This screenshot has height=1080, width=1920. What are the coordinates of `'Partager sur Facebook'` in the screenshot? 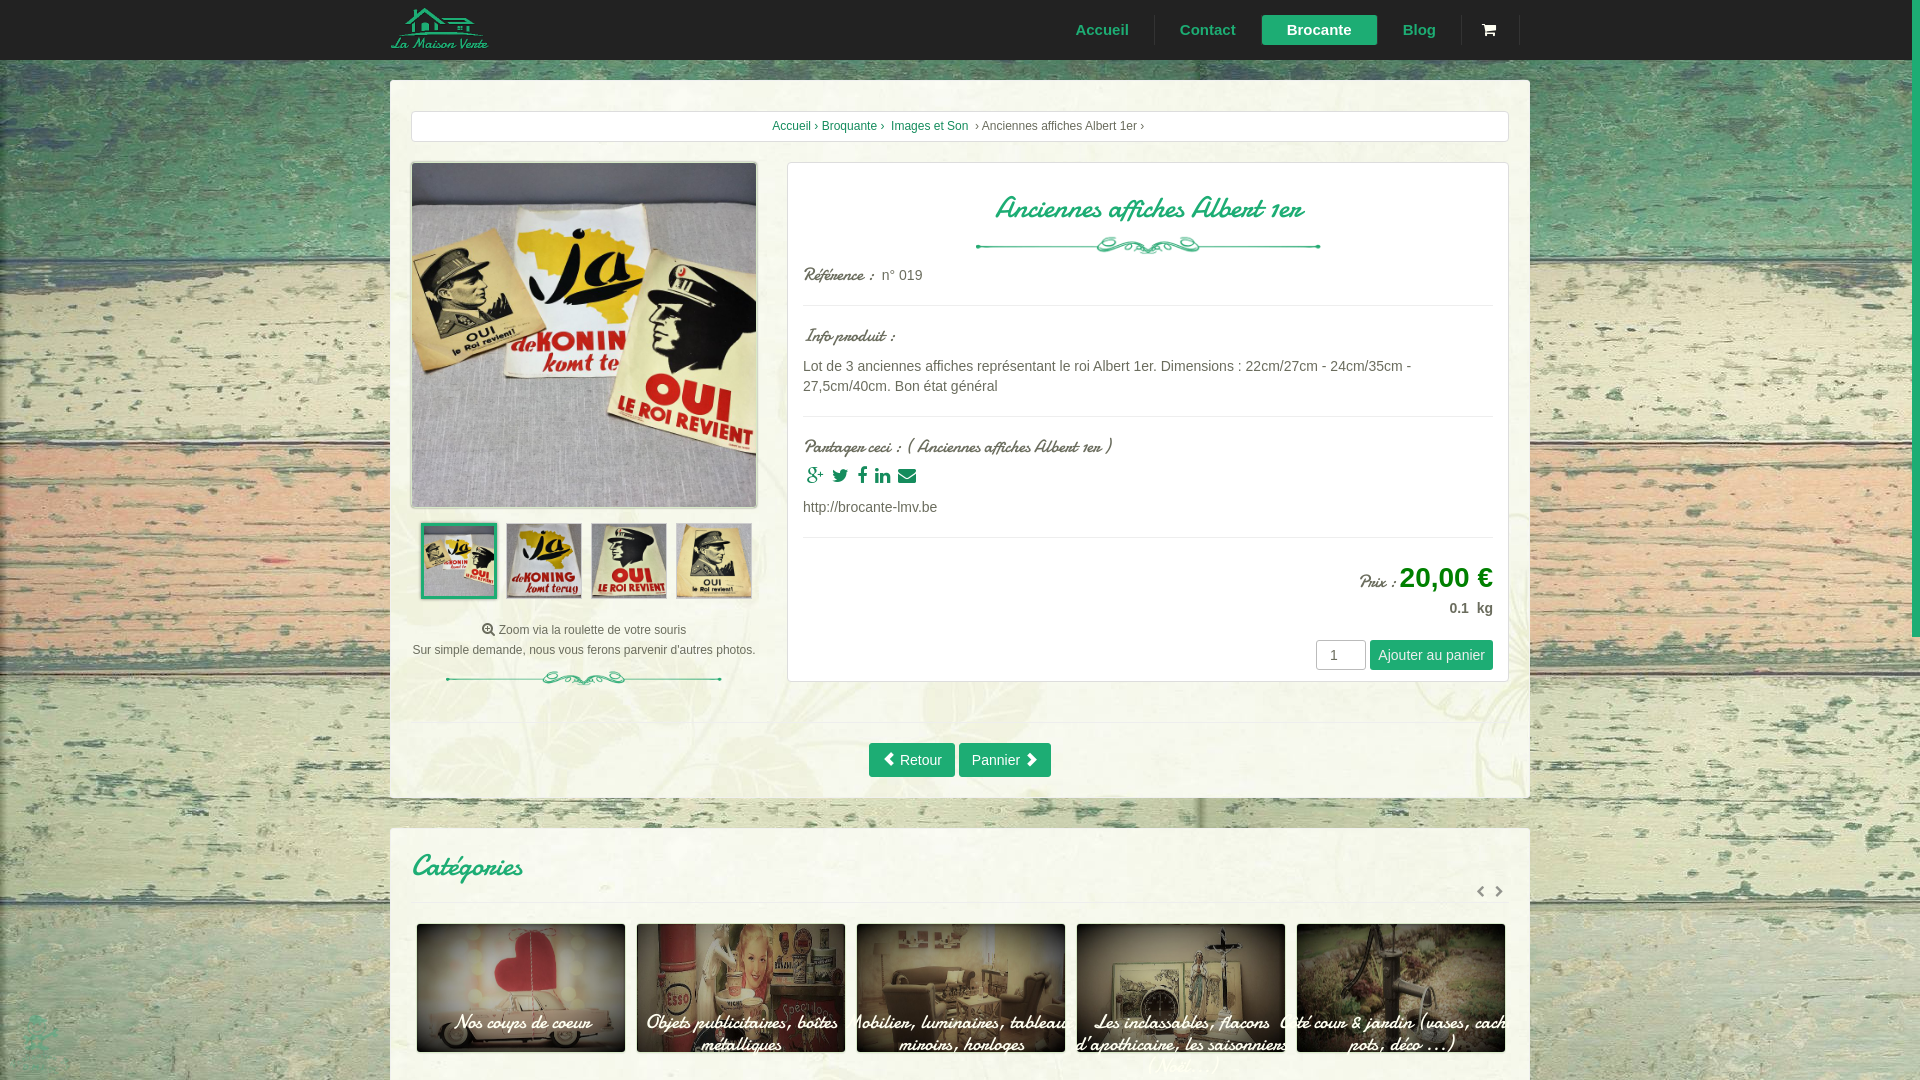 It's located at (862, 476).